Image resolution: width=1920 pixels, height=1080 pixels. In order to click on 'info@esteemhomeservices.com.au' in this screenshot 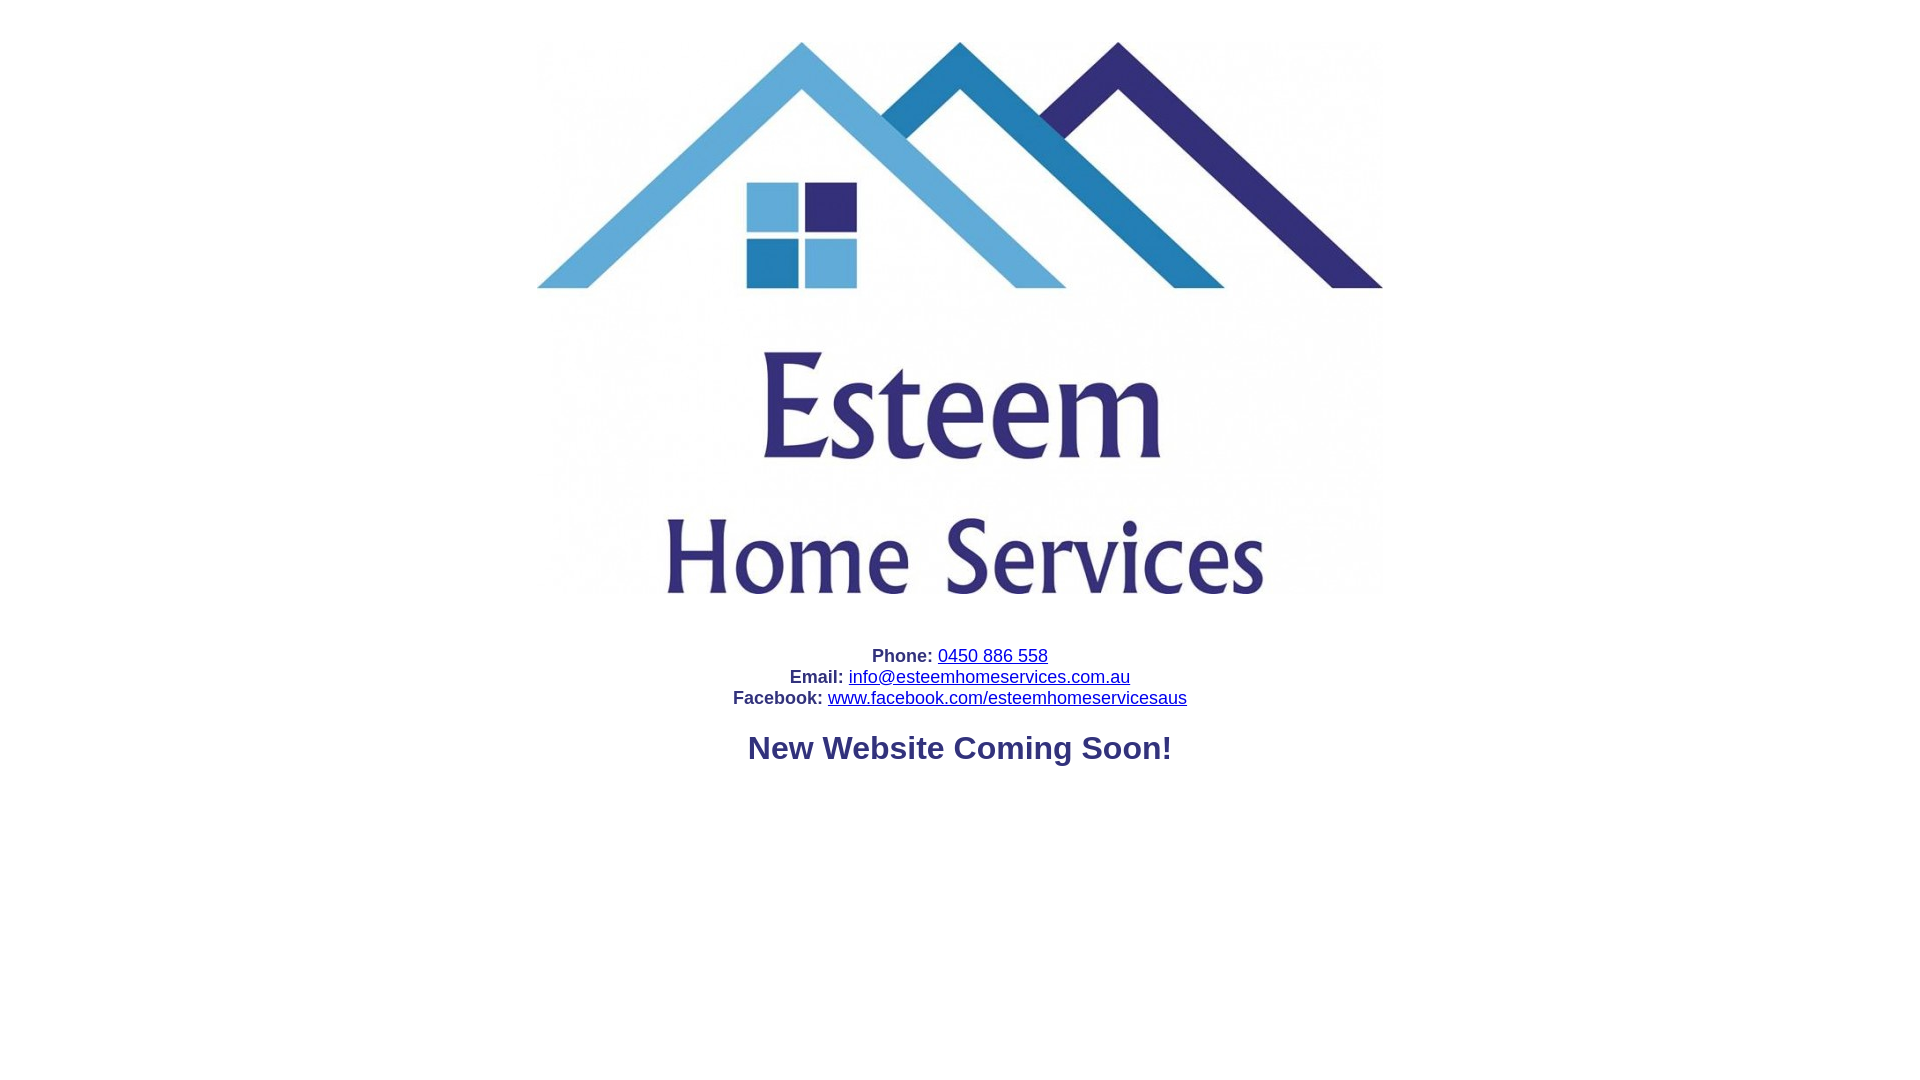, I will do `click(989, 676)`.